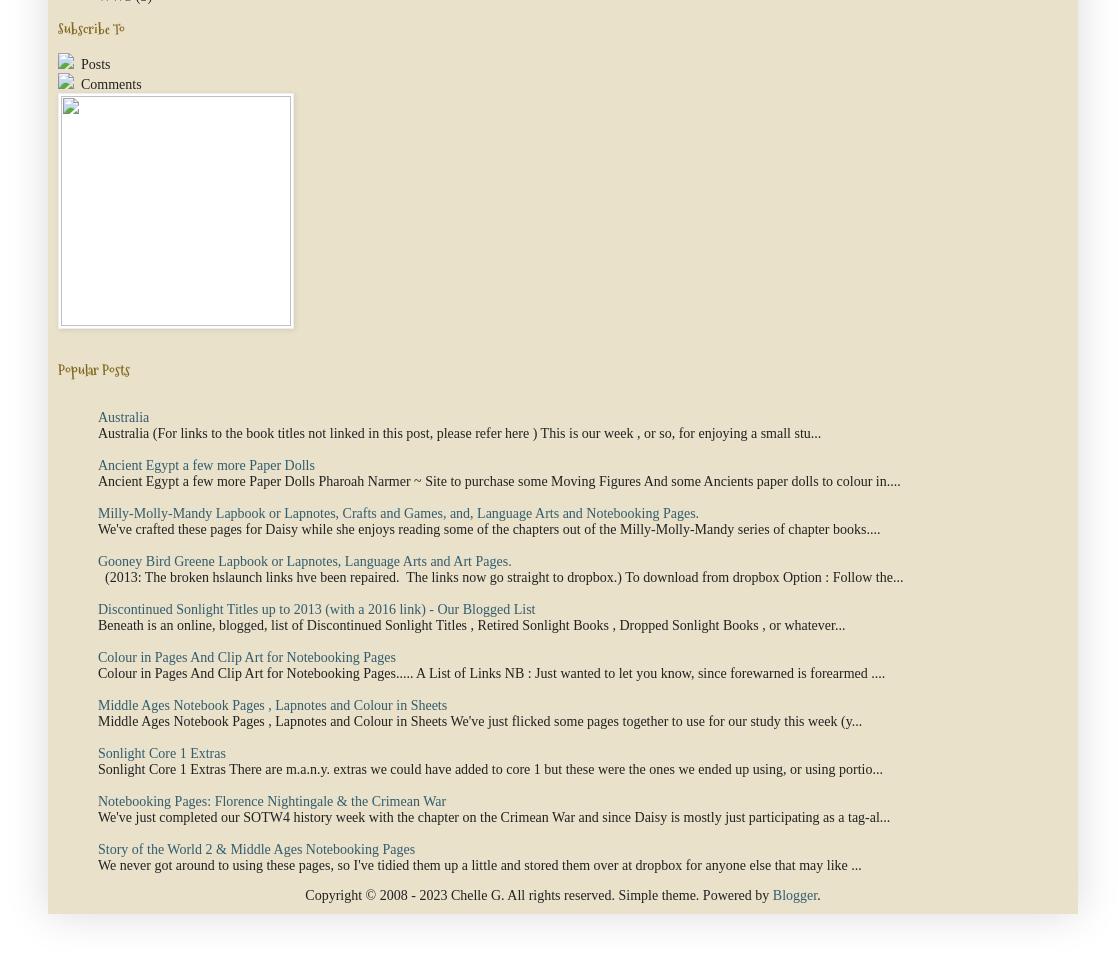  What do you see at coordinates (98, 513) in the screenshot?
I see `'Milly-Molly-Mandy Lapbook or Lapnotes, Crafts and Games, and, Language Arts and Notebooking Pages.'` at bounding box center [98, 513].